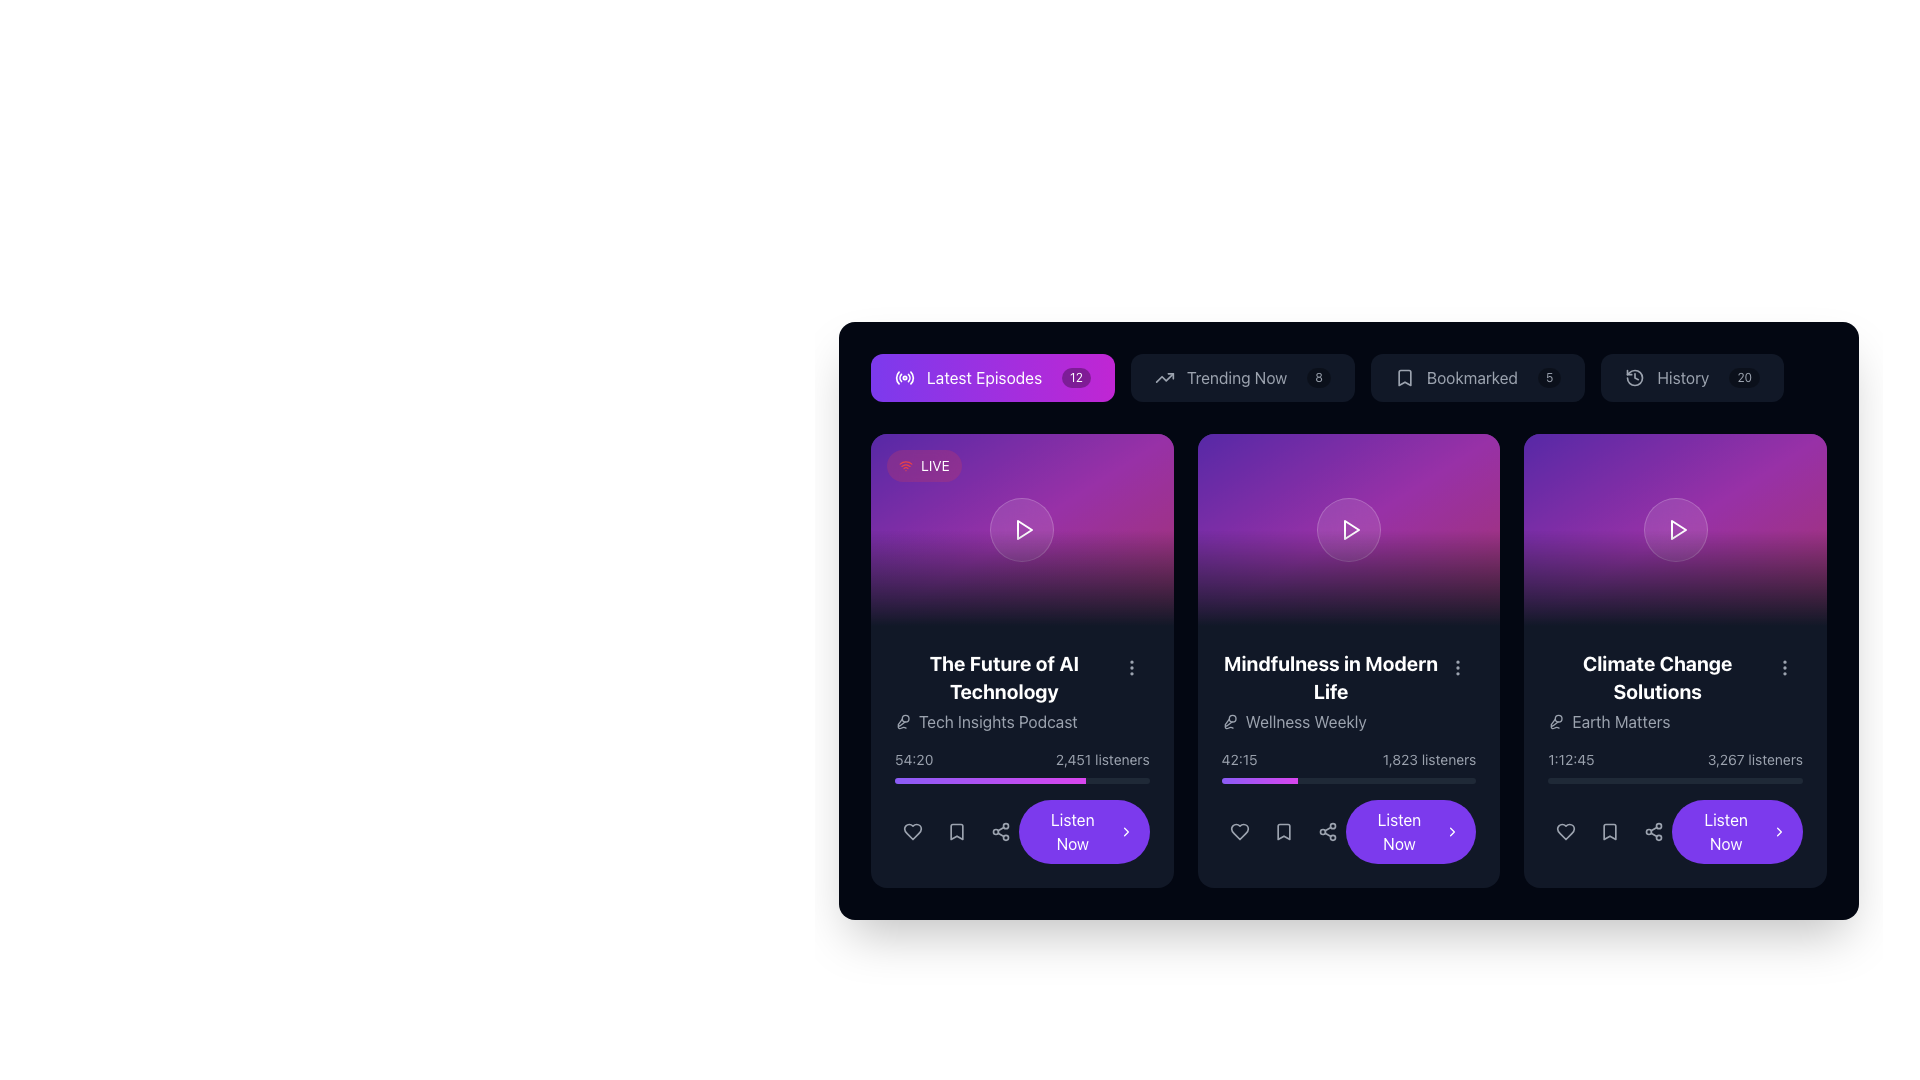  What do you see at coordinates (1025, 528) in the screenshot?
I see `the play button icon located at the top-center of the podcast card titled 'The Future of AI Technology' to provide visual feedback` at bounding box center [1025, 528].